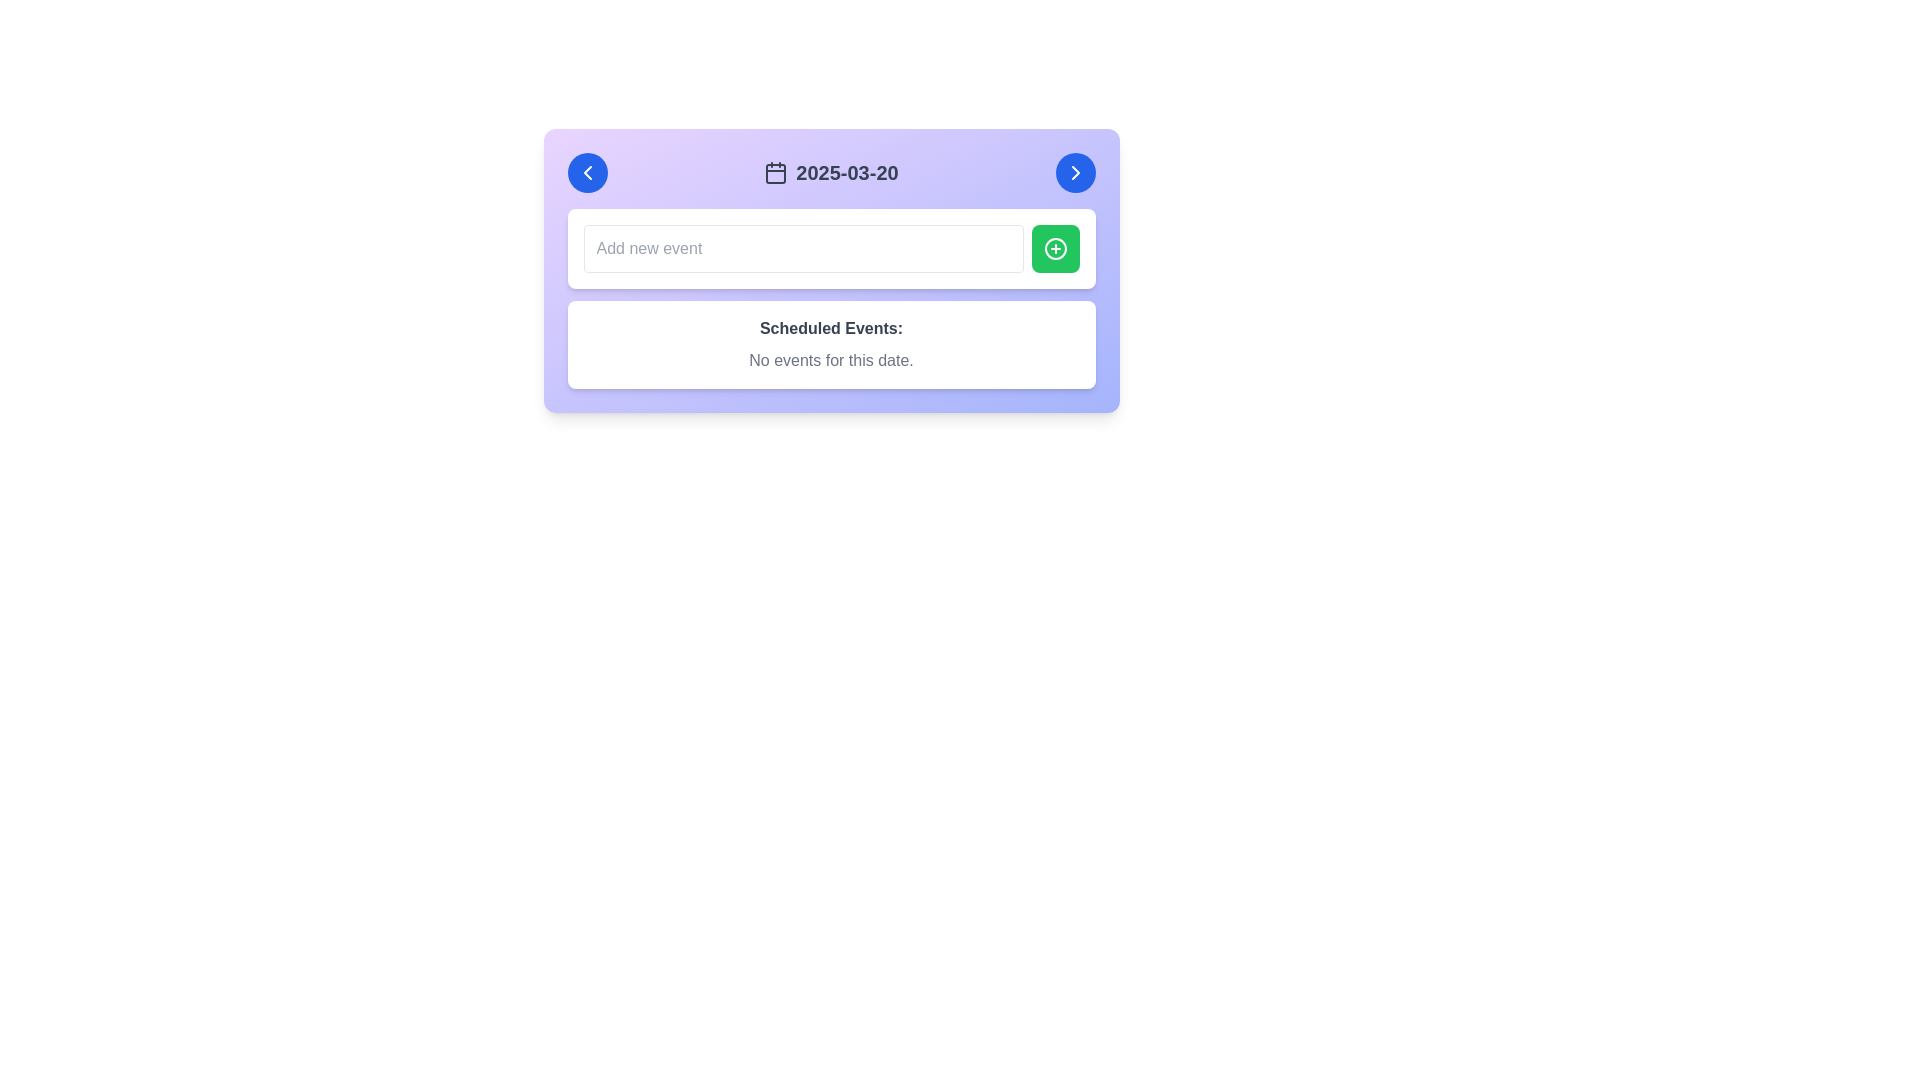 This screenshot has height=1080, width=1920. I want to click on the static text label displaying the currently selected date, which is centrally positioned within a date selection interface, so click(831, 172).